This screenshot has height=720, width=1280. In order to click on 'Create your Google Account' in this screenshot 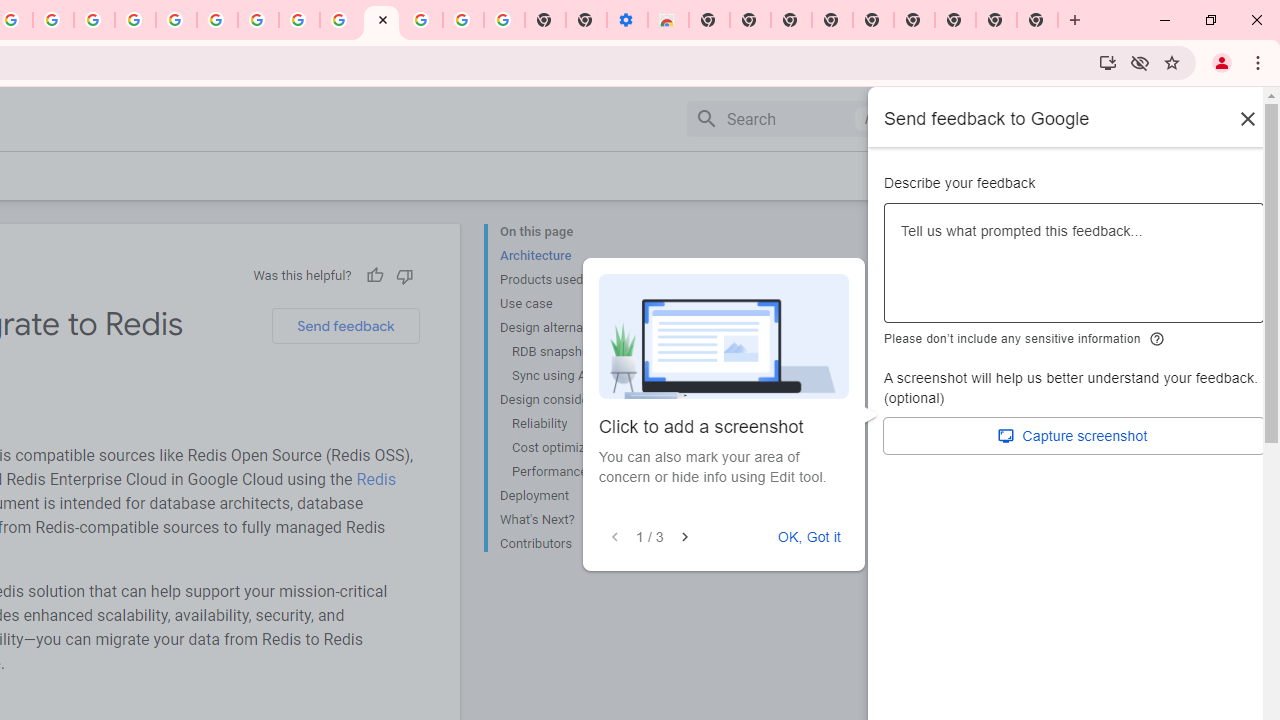, I will do `click(53, 20)`.